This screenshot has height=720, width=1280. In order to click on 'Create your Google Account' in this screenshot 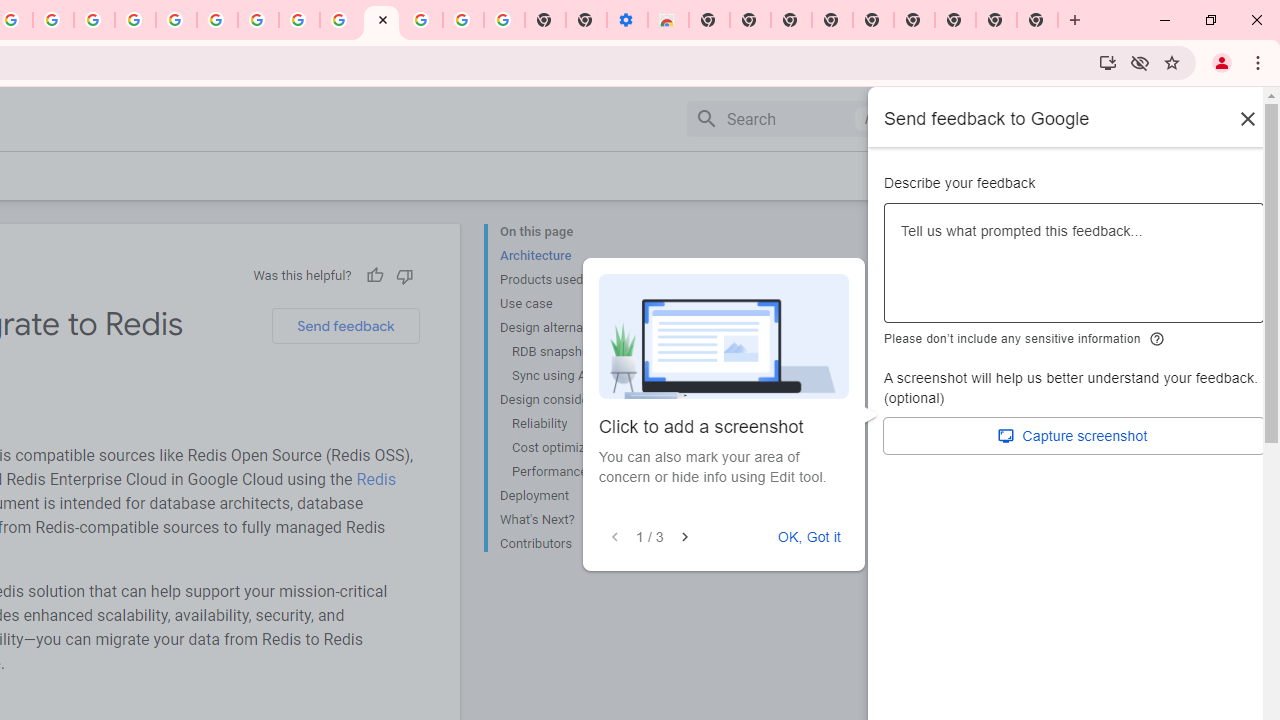, I will do `click(53, 20)`.